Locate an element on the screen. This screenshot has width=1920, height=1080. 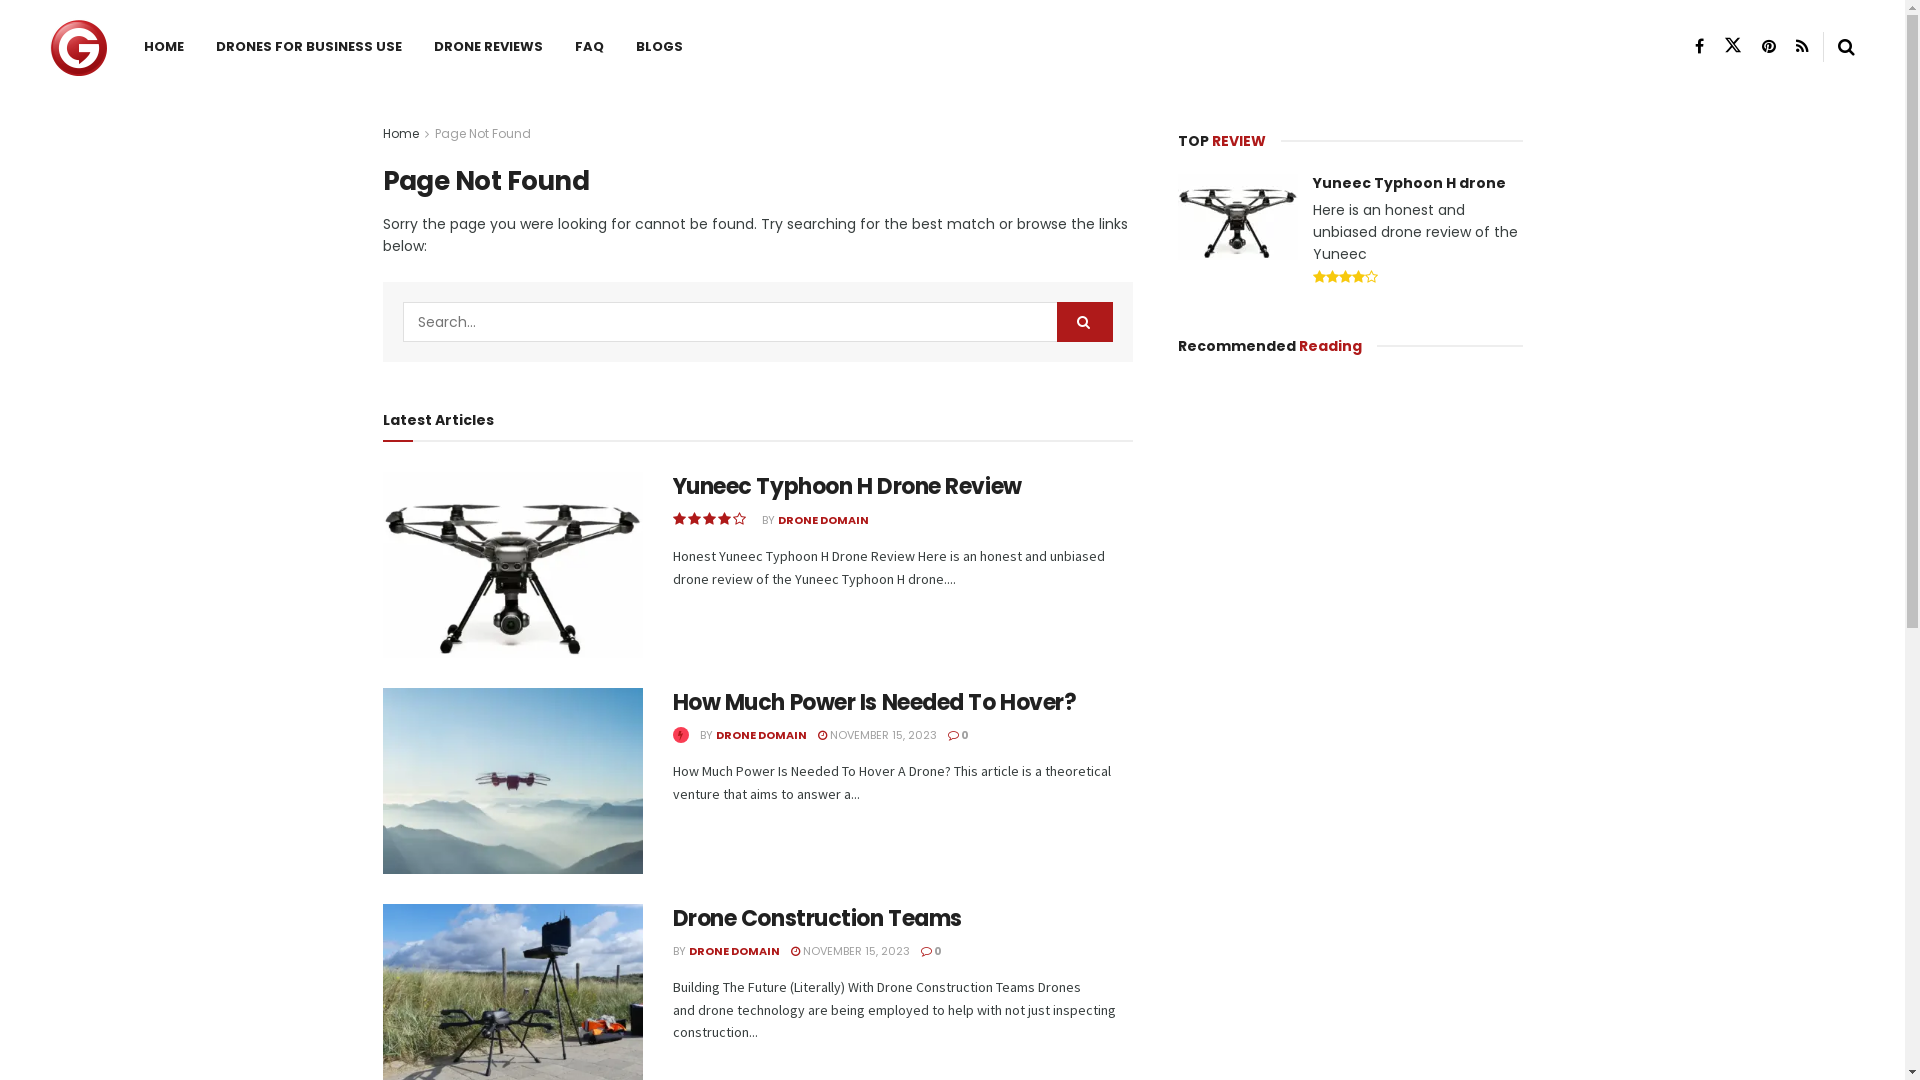
'How Much Power Is Needed To Hover?' is located at coordinates (873, 701).